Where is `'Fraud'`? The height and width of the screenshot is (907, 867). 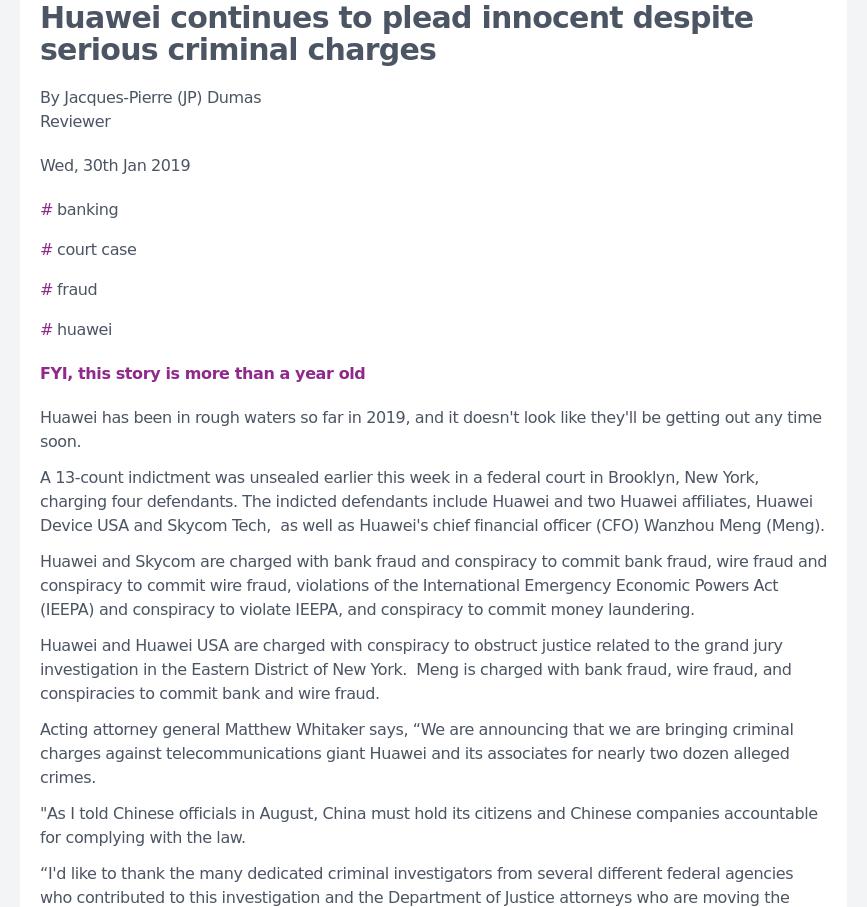 'Fraud' is located at coordinates (76, 287).